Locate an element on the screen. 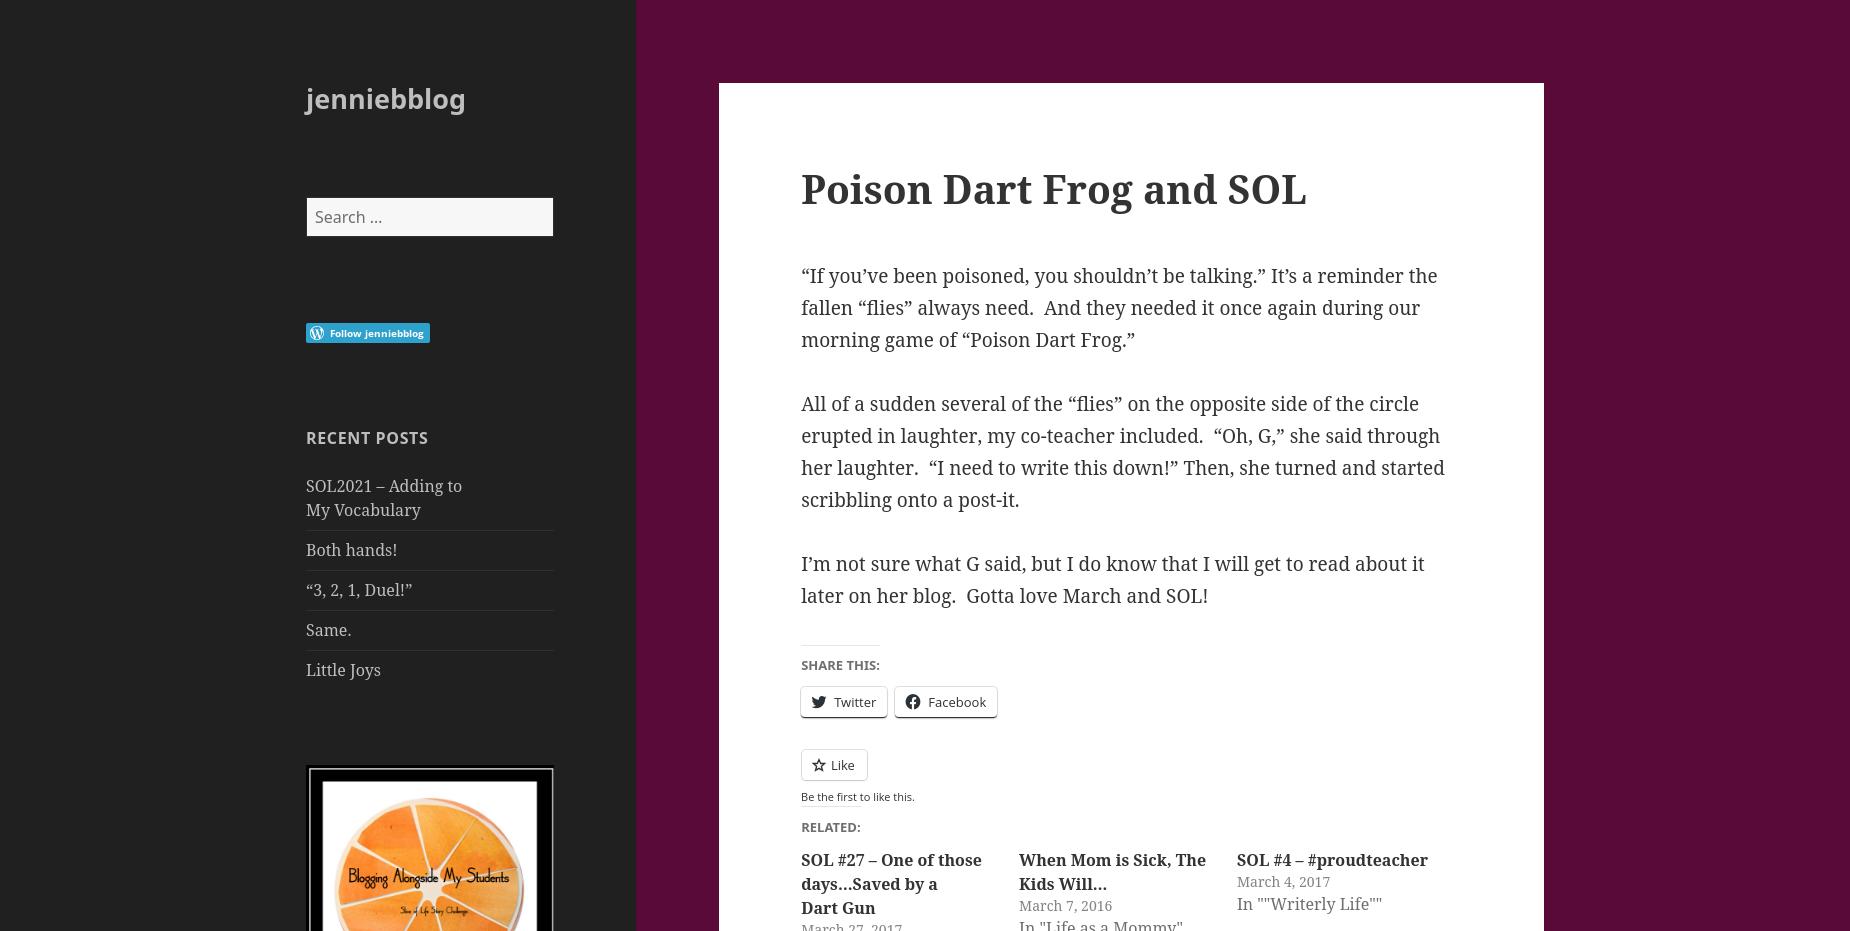 This screenshot has width=1850, height=931. 'Recent Posts' is located at coordinates (304, 437).